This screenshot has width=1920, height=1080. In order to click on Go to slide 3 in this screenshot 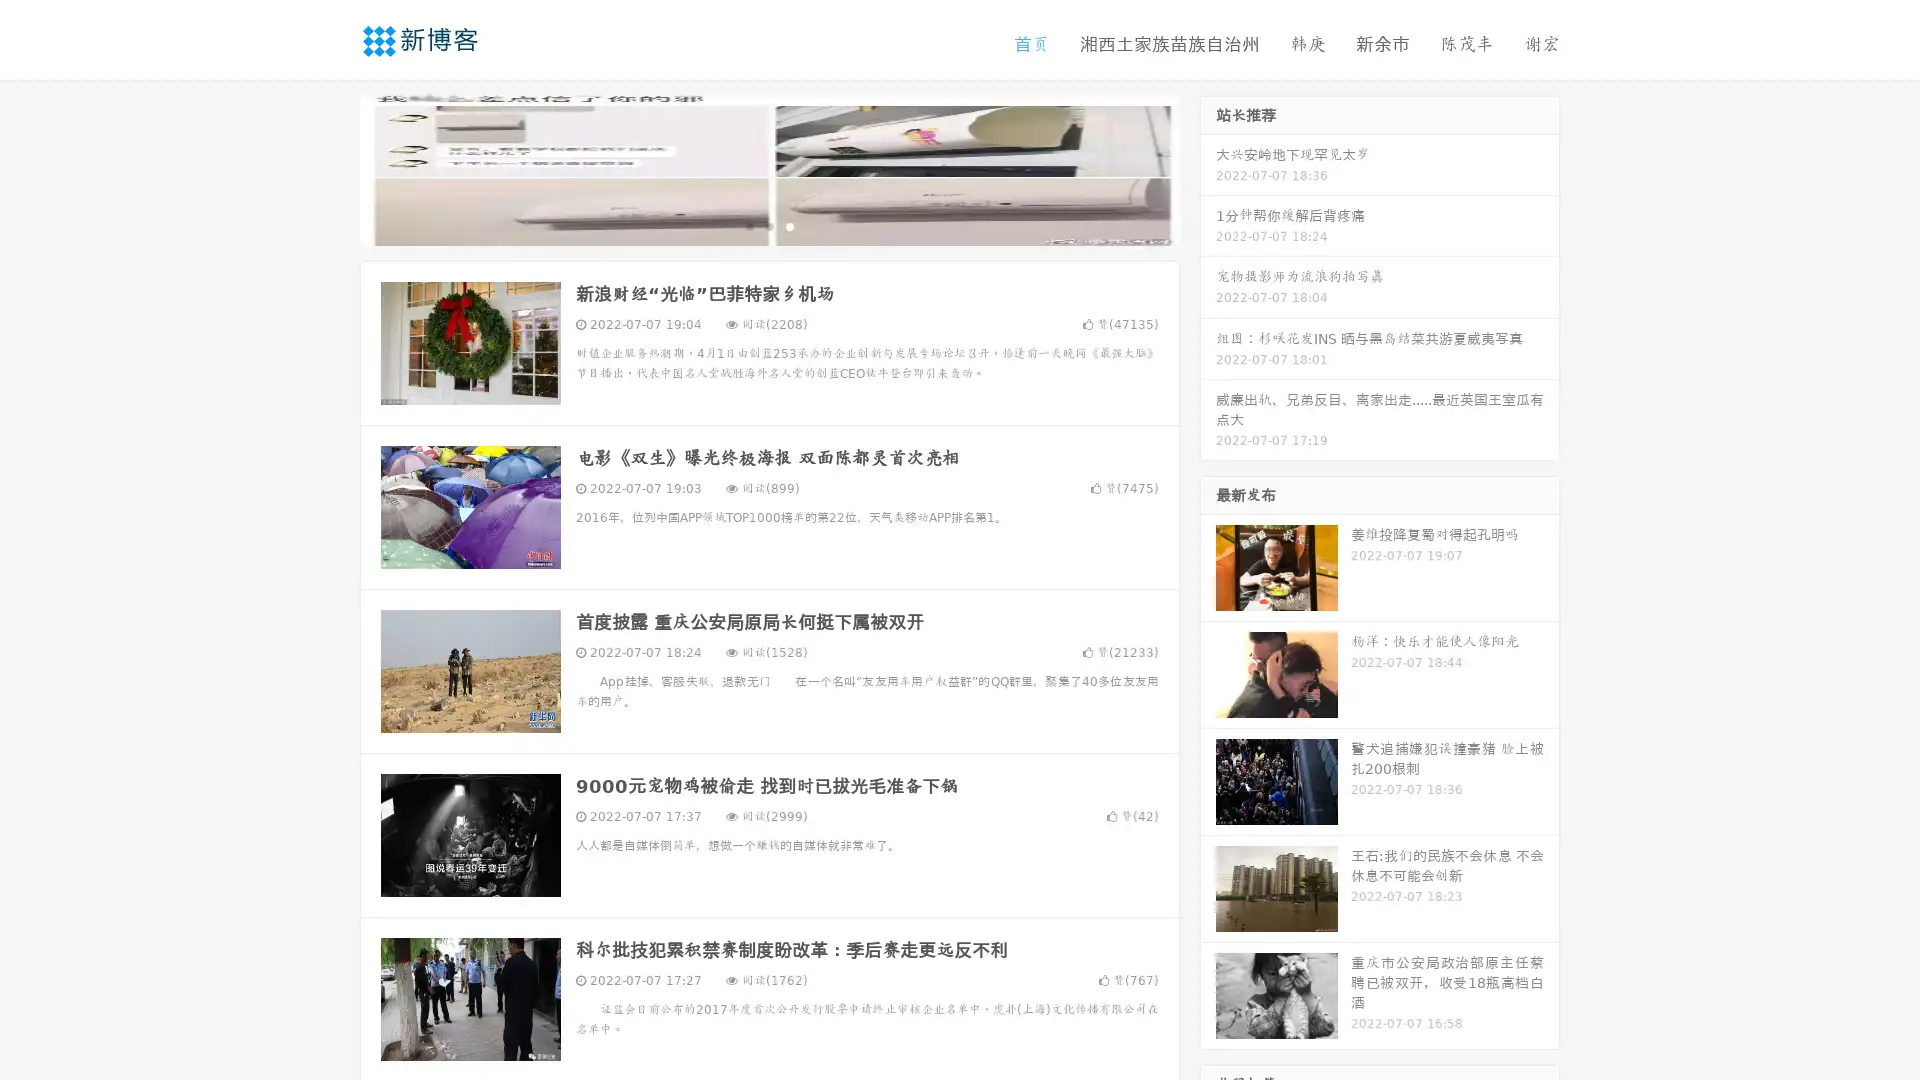, I will do `click(789, 225)`.